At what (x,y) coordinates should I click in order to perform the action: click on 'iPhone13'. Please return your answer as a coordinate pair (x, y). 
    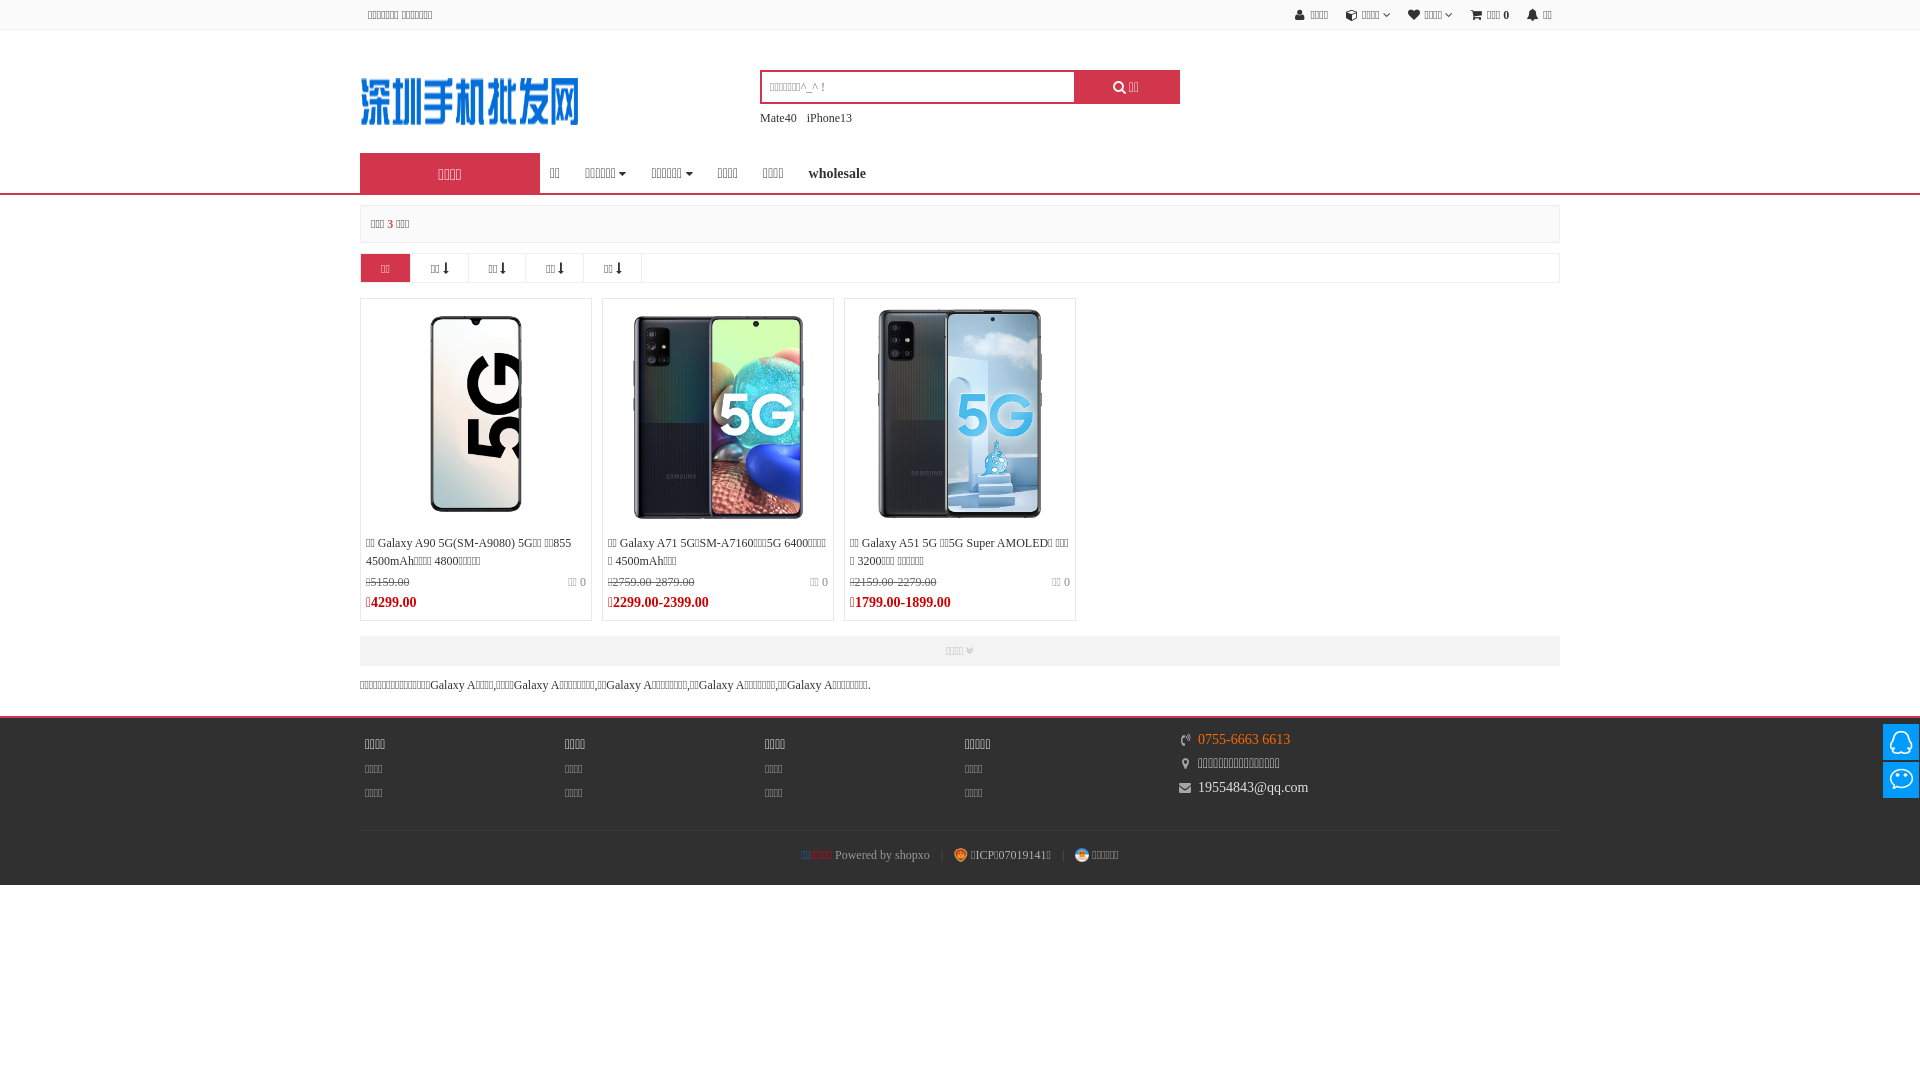
    Looking at the image, I should click on (829, 118).